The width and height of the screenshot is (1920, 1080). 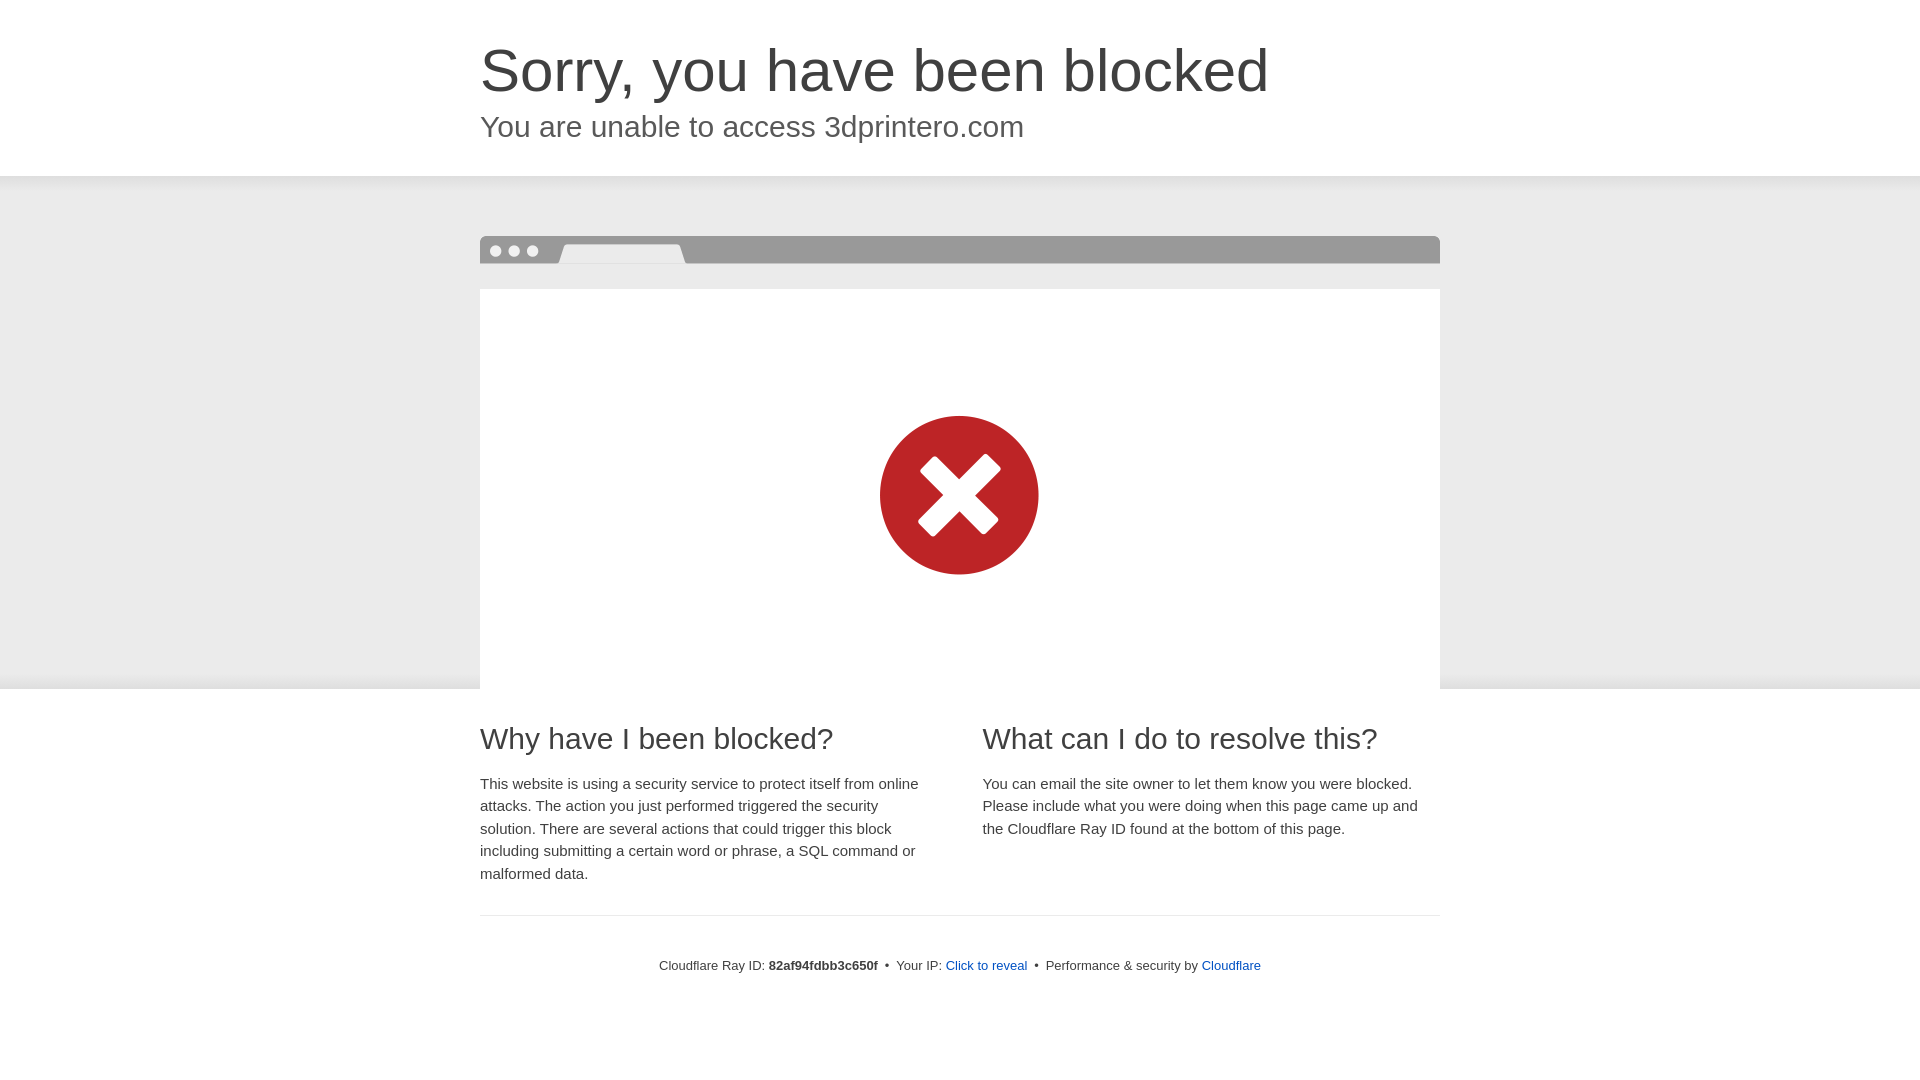 What do you see at coordinates (987, 964) in the screenshot?
I see `'Click to reveal'` at bounding box center [987, 964].